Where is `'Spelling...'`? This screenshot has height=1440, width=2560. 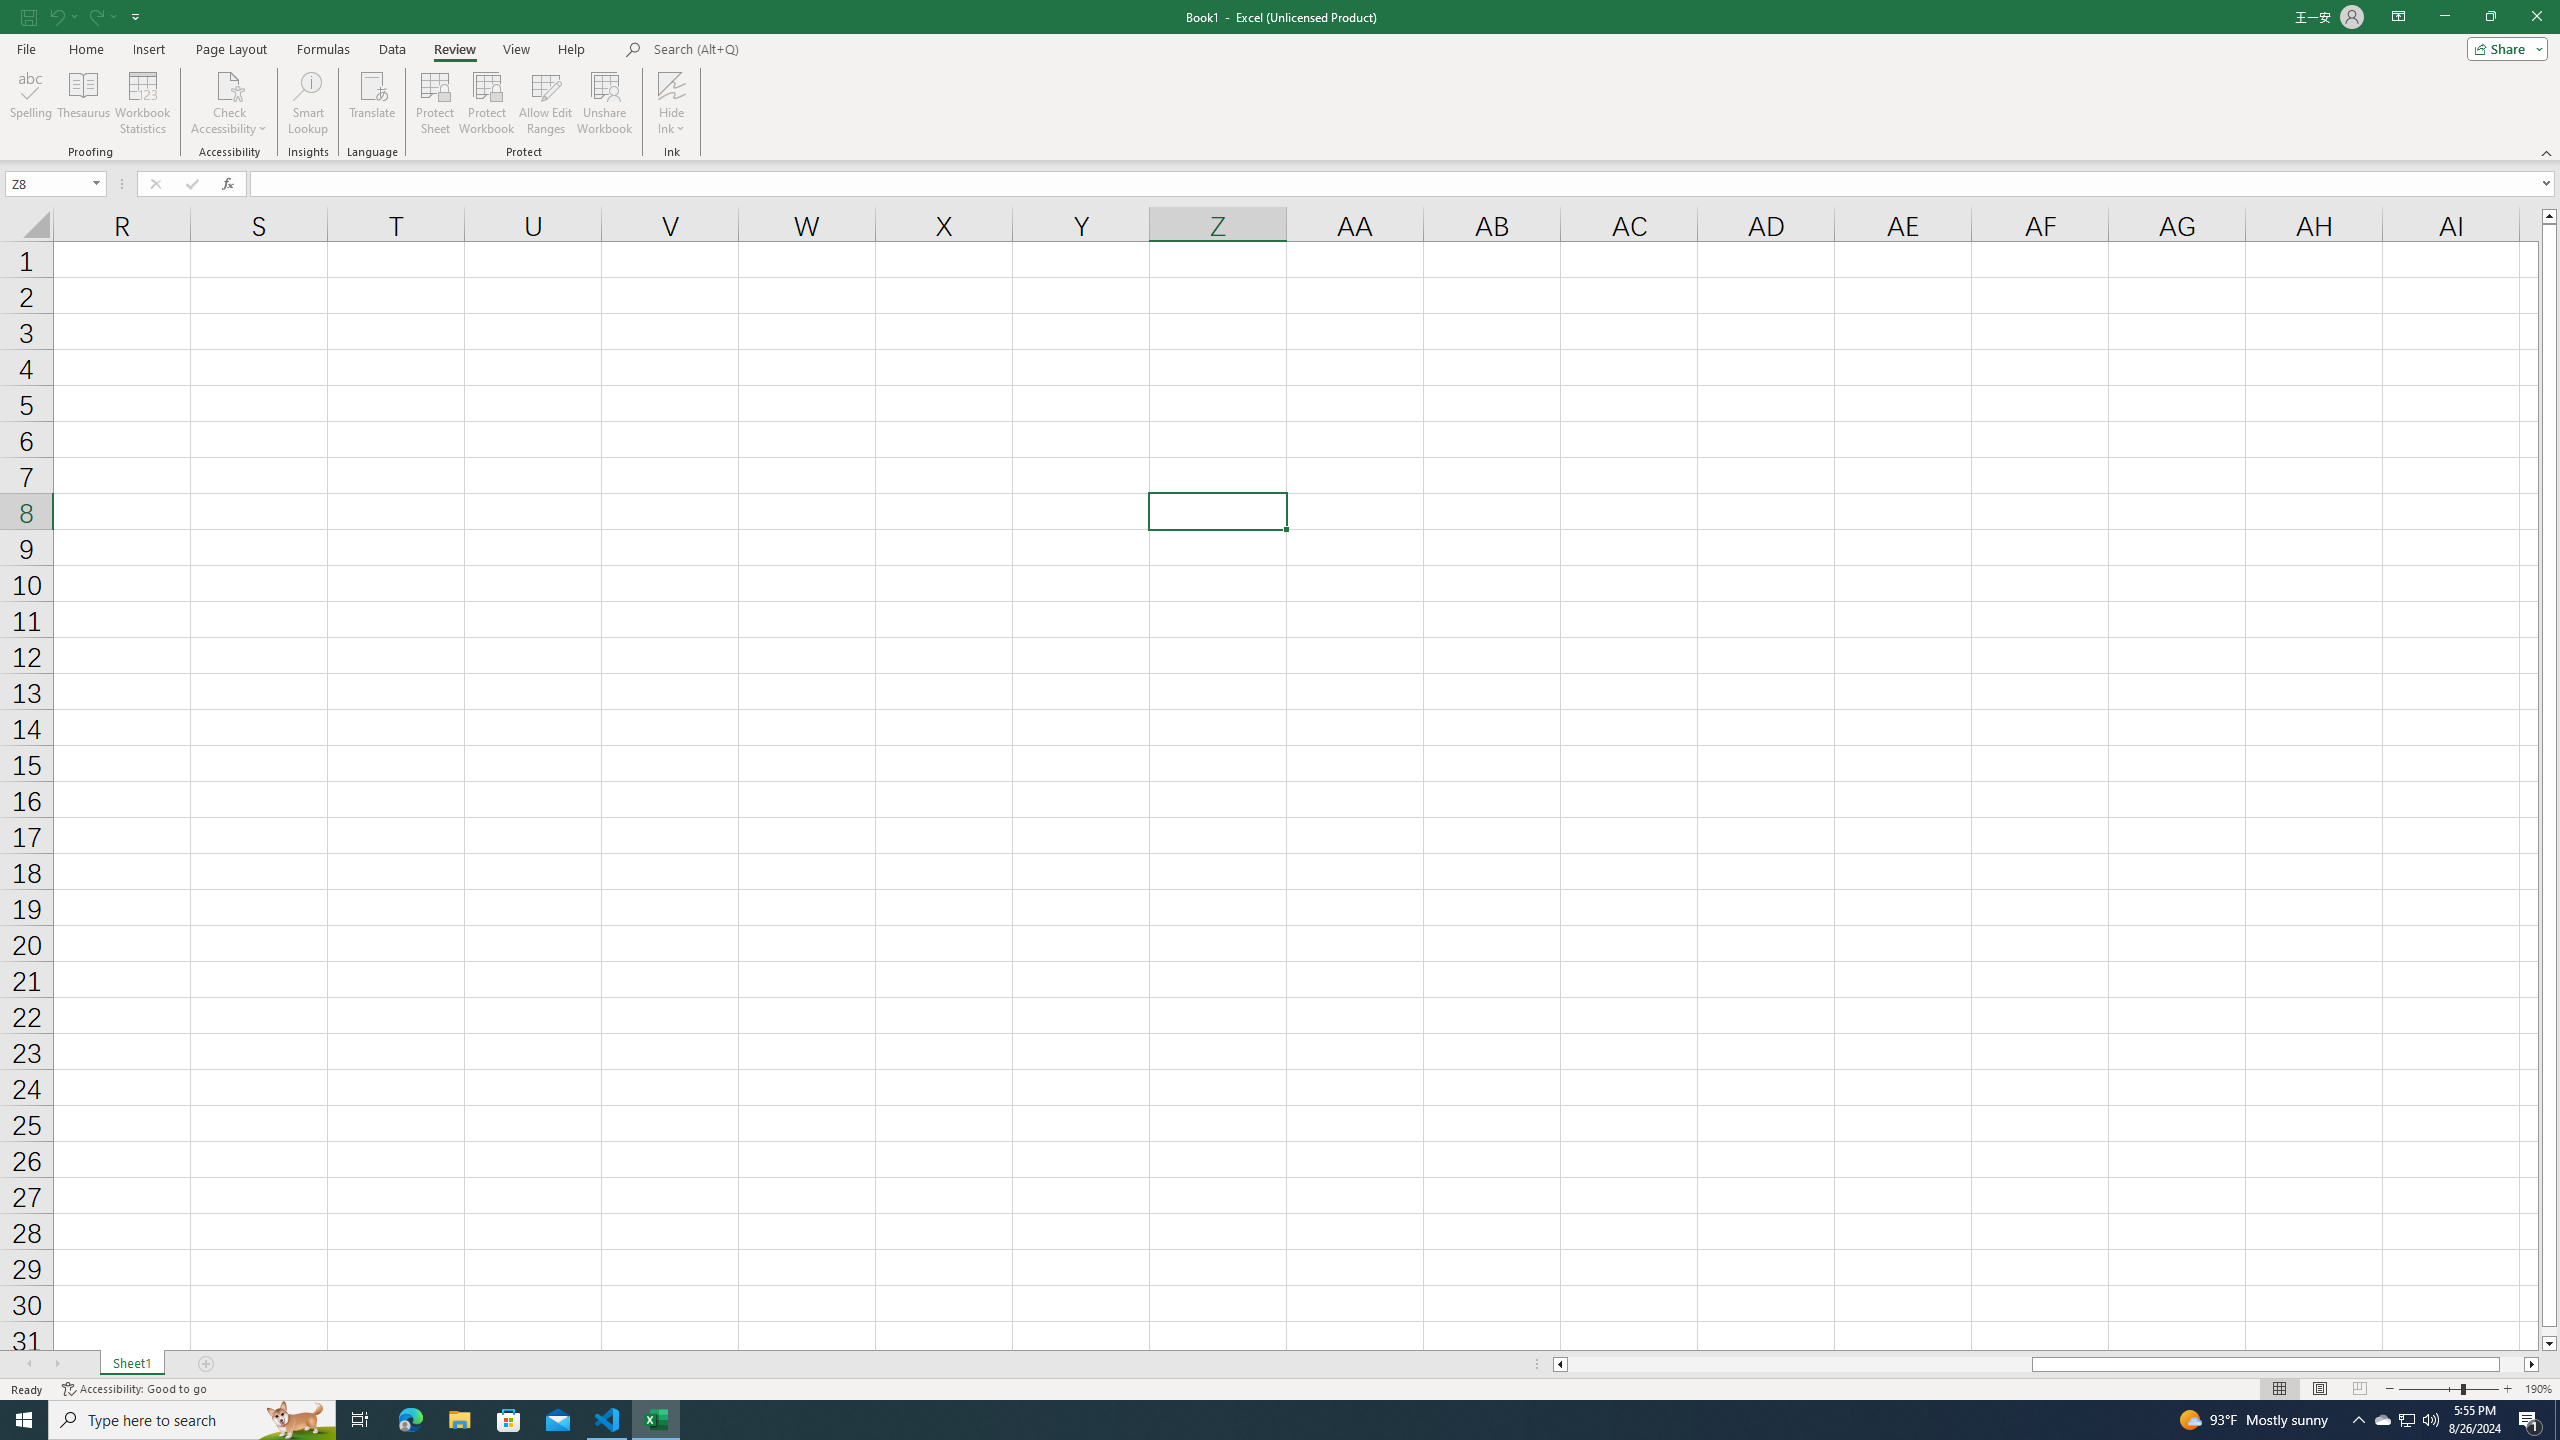
'Spelling...' is located at coordinates (29, 103).